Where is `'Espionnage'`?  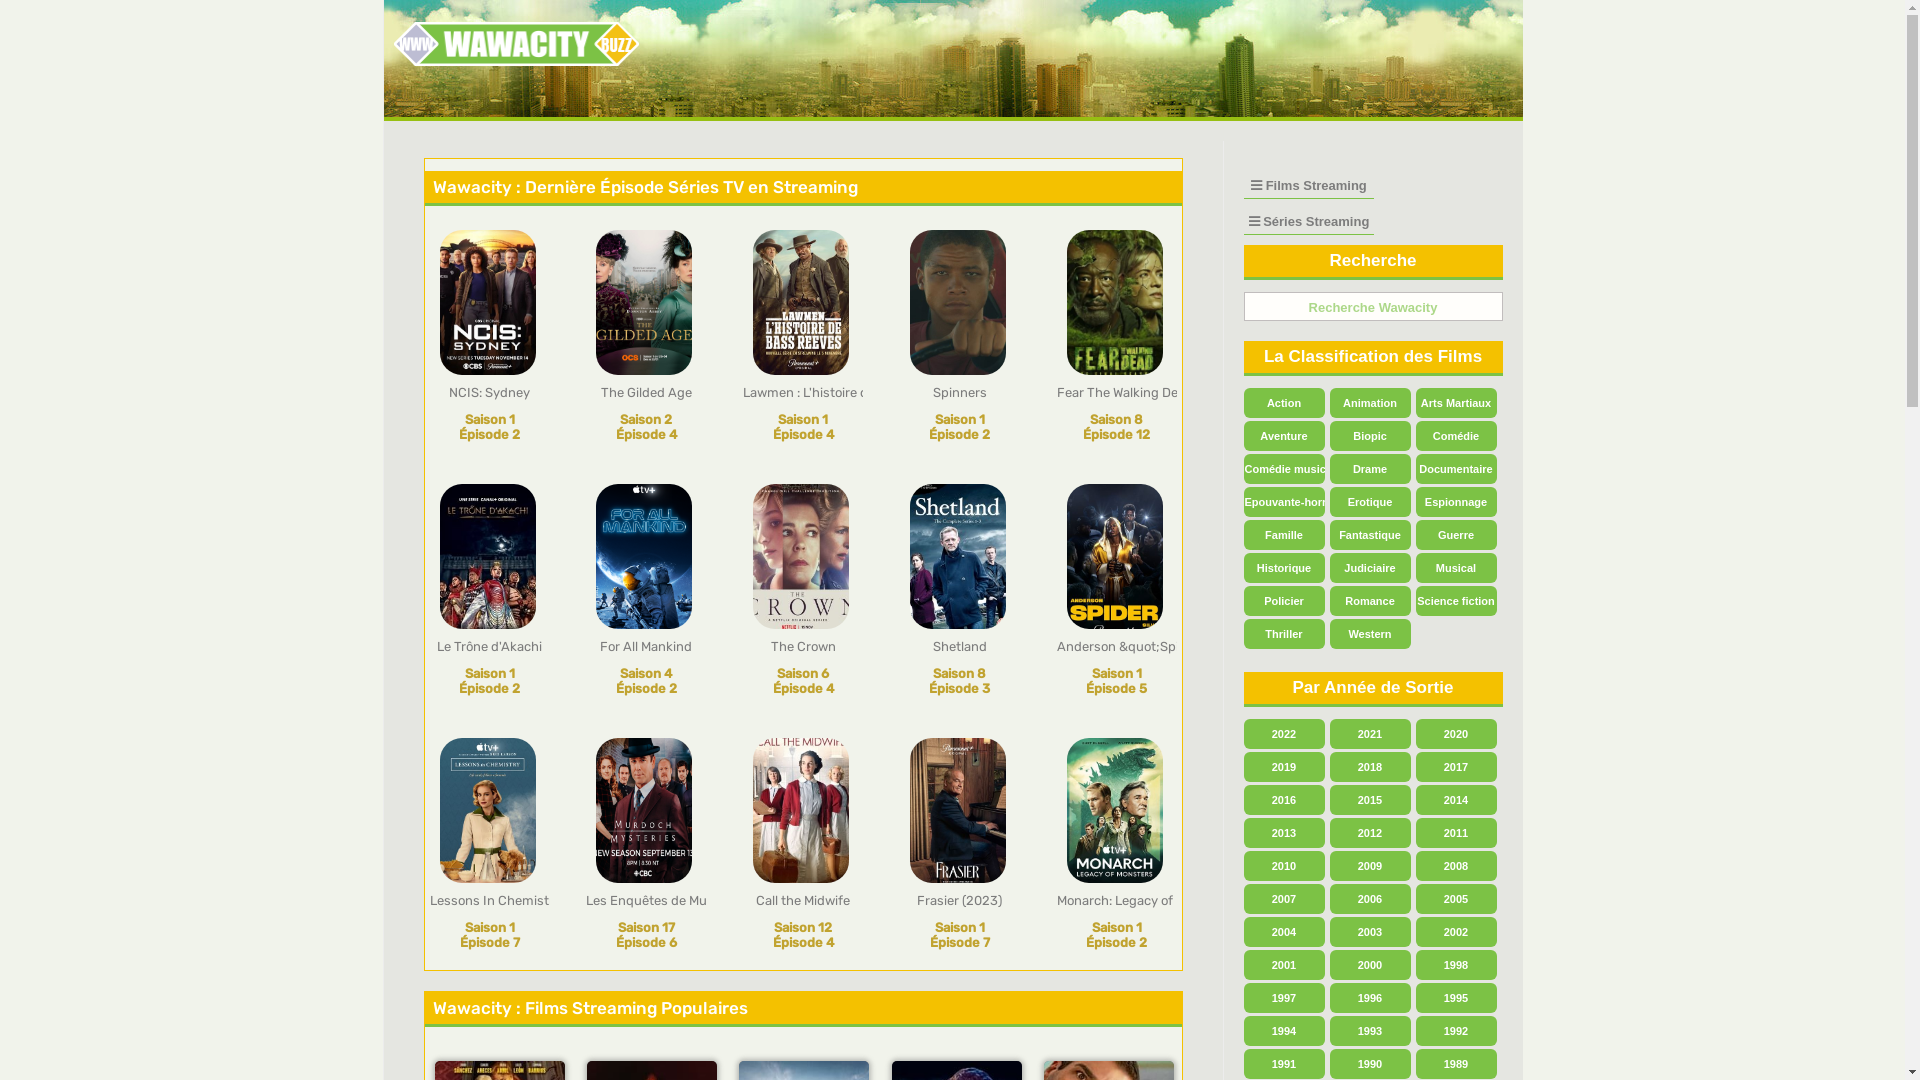
'Espionnage' is located at coordinates (1456, 500).